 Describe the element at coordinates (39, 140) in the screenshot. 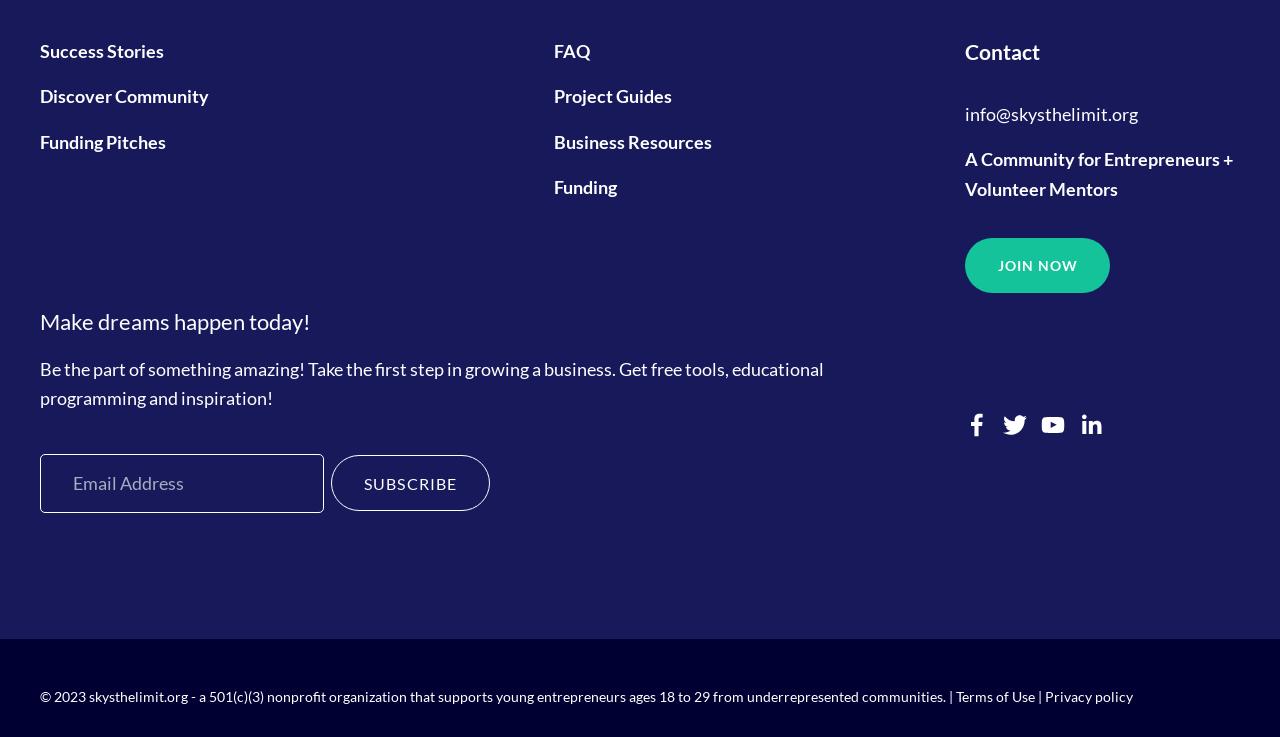

I see `'Funding Pitches'` at that location.